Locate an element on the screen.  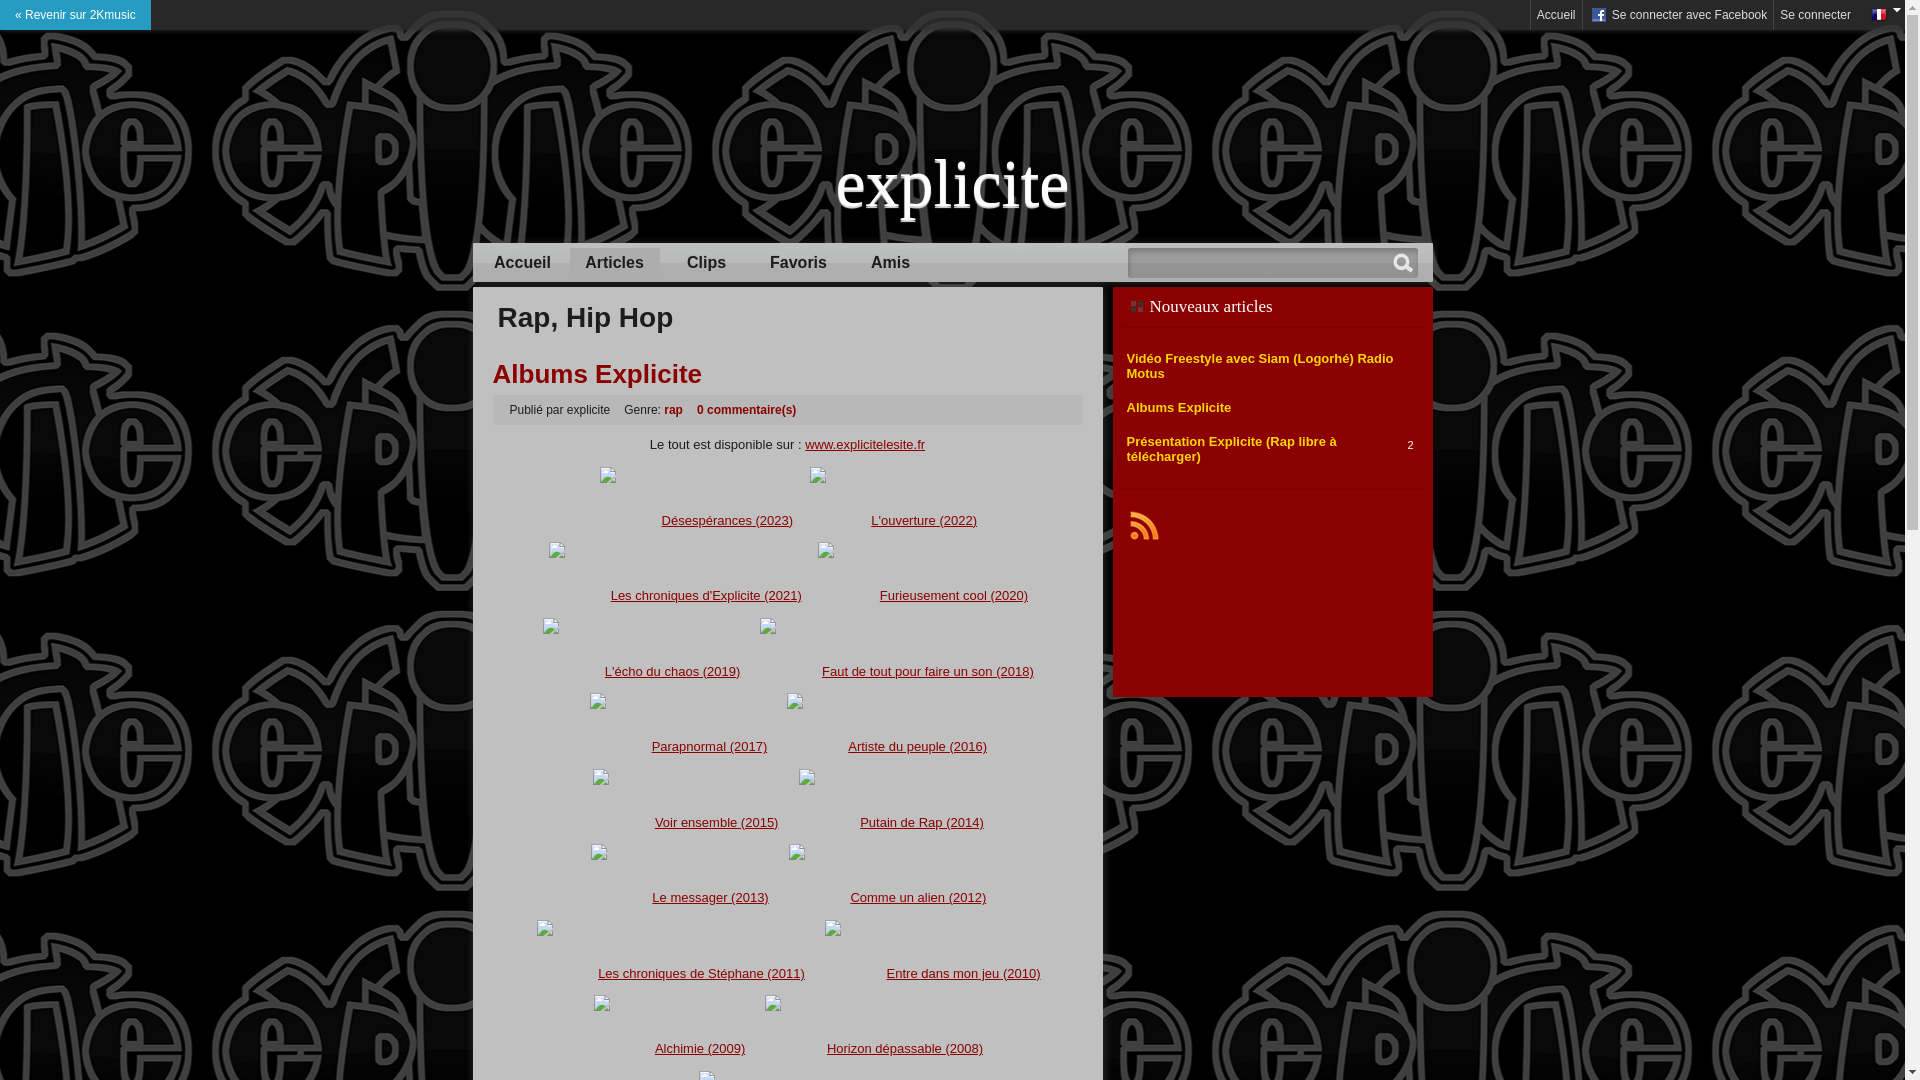
'Amis' is located at coordinates (890, 261).